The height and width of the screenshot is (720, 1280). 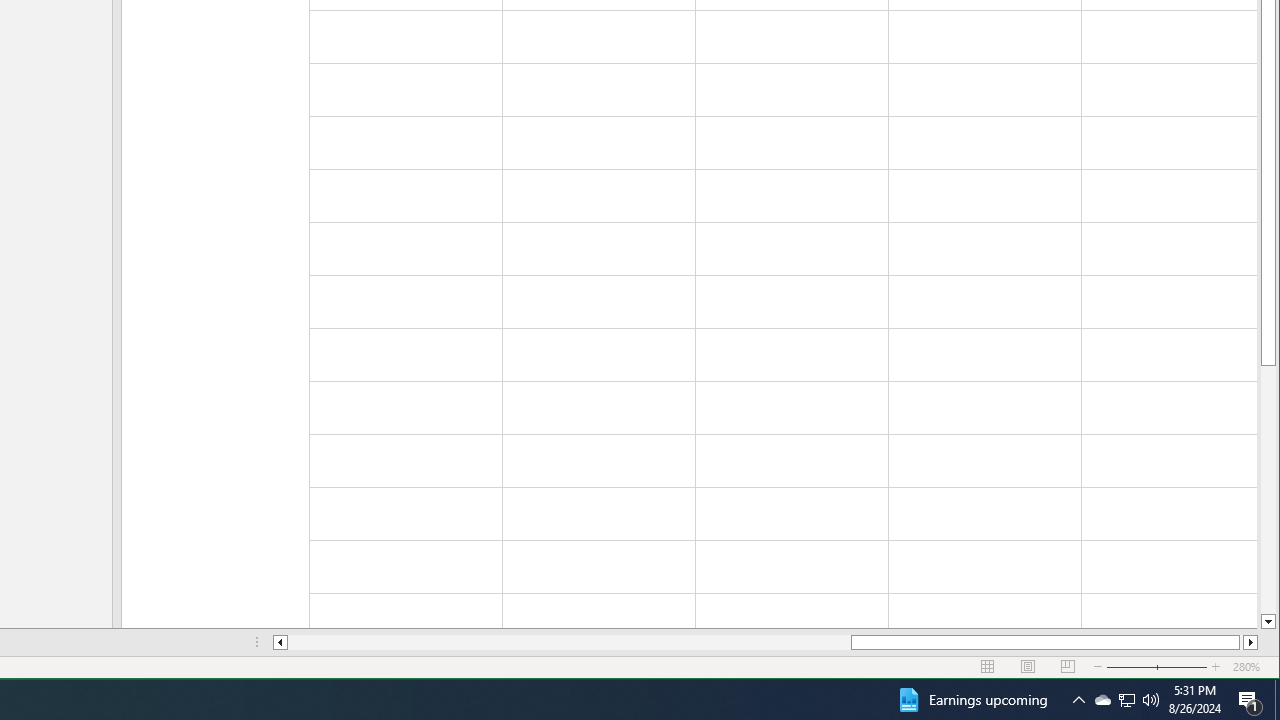 I want to click on 'Q2790: 100%', so click(x=1151, y=698).